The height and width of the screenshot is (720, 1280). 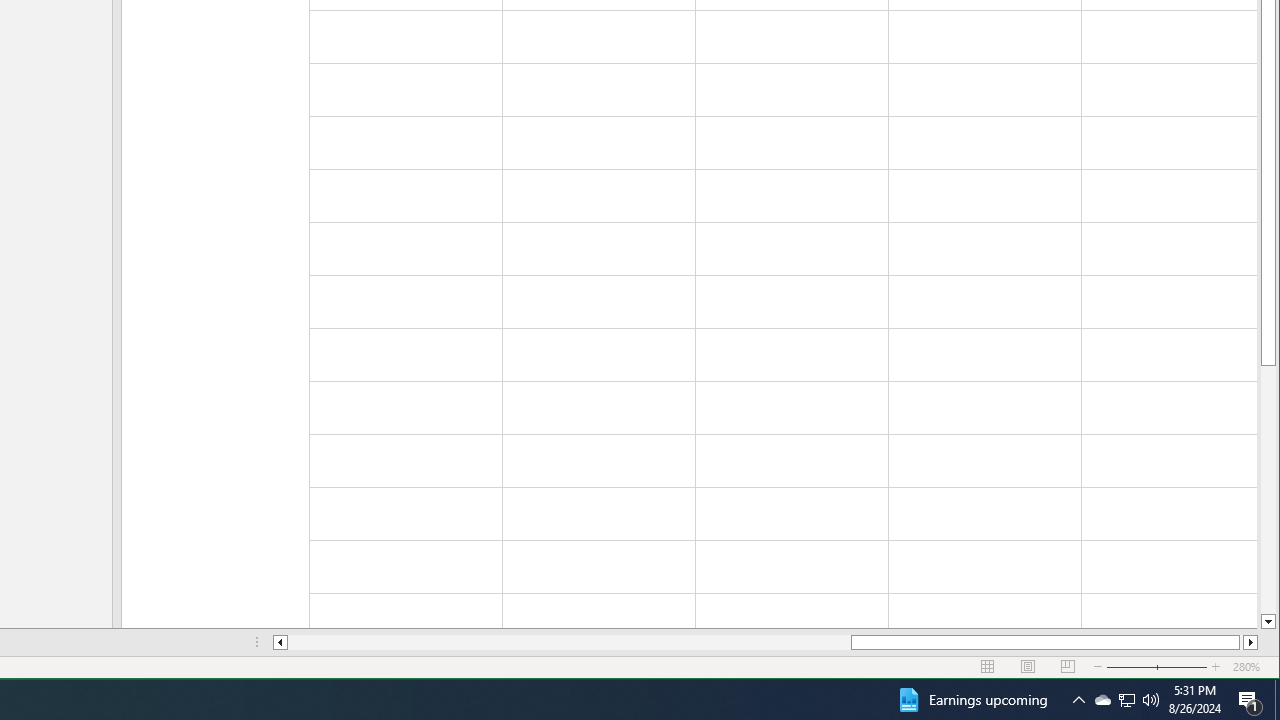 I want to click on 'Q2790: 100%', so click(x=1151, y=698).